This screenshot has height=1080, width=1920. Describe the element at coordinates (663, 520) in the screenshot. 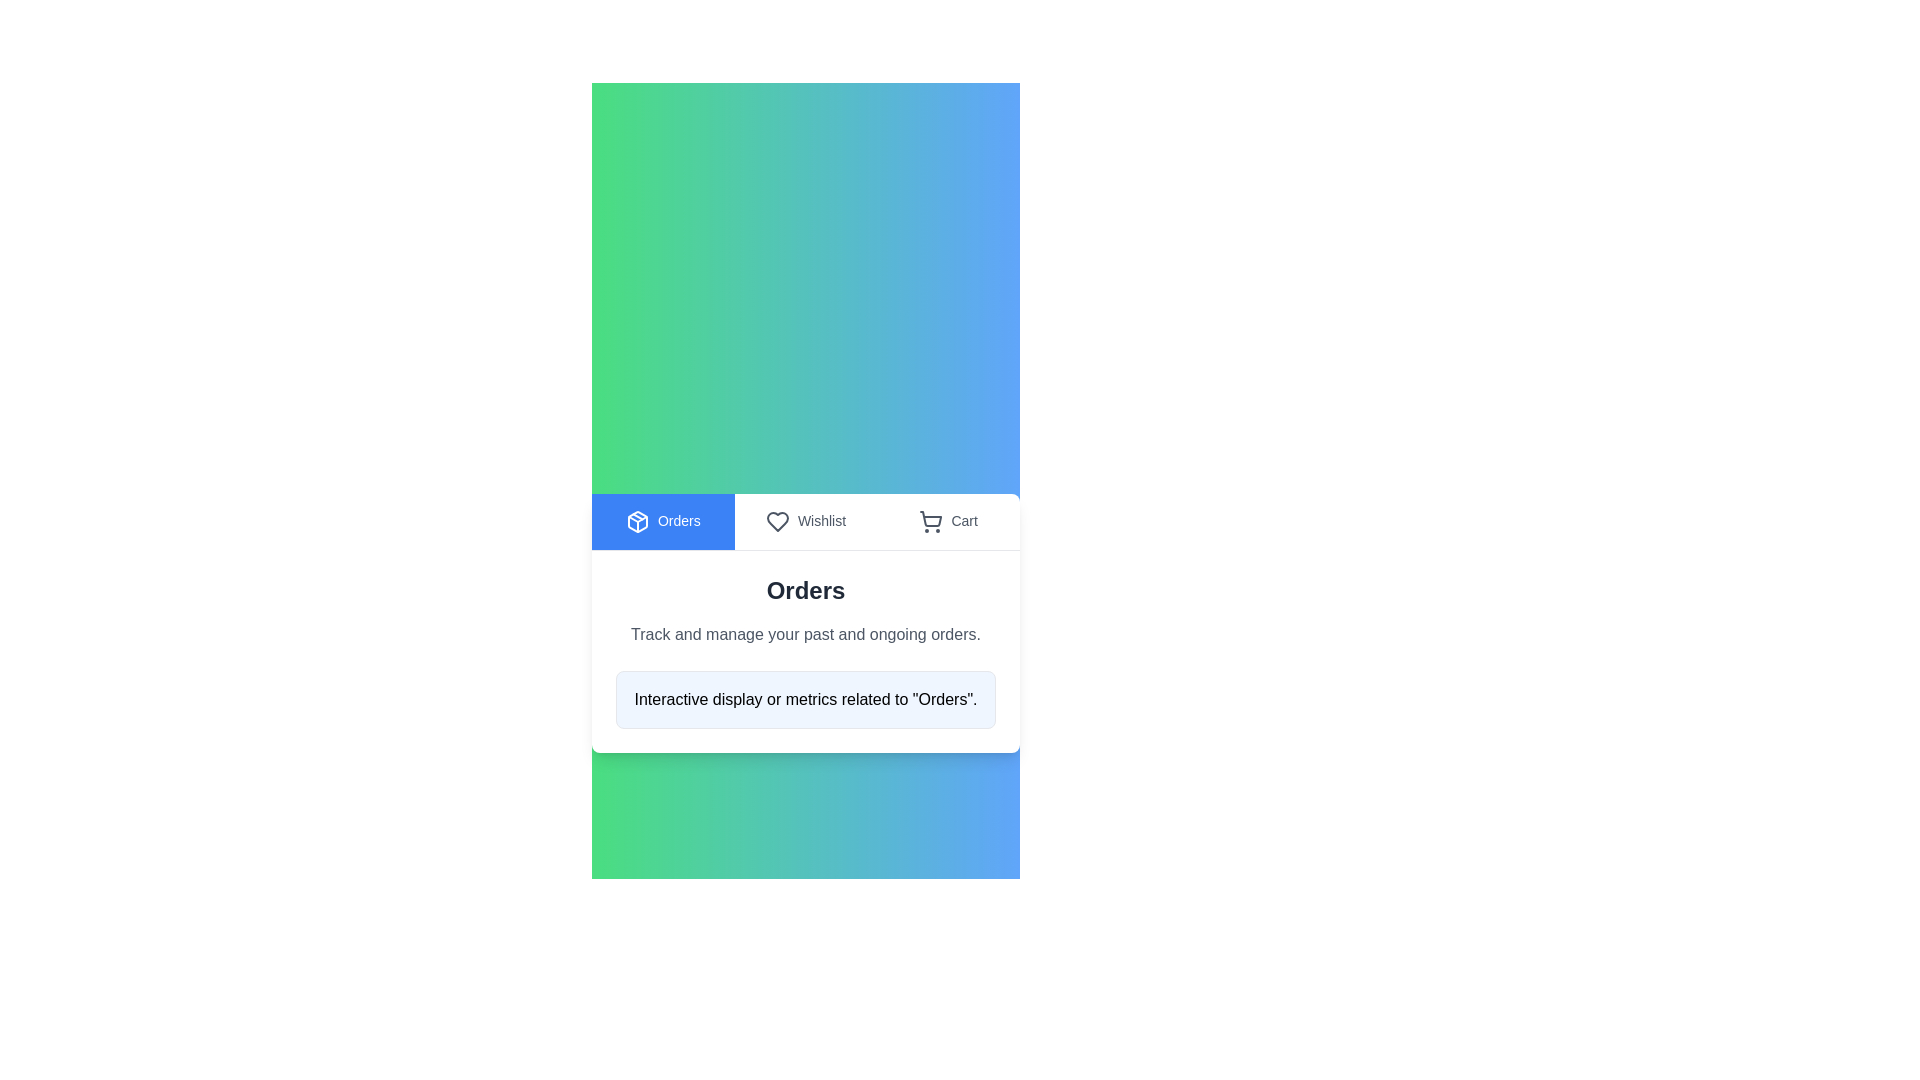

I see `the Orders tab by clicking on it` at that location.